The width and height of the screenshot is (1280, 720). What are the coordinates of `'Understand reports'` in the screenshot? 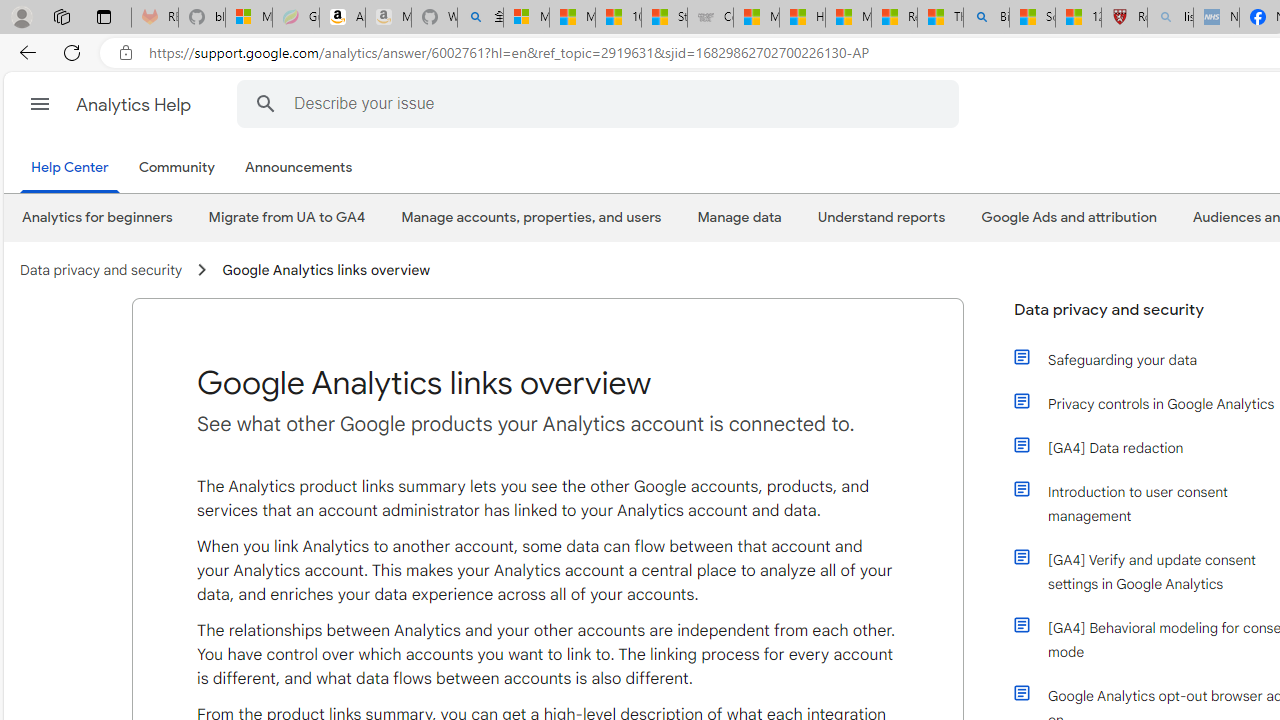 It's located at (880, 217).